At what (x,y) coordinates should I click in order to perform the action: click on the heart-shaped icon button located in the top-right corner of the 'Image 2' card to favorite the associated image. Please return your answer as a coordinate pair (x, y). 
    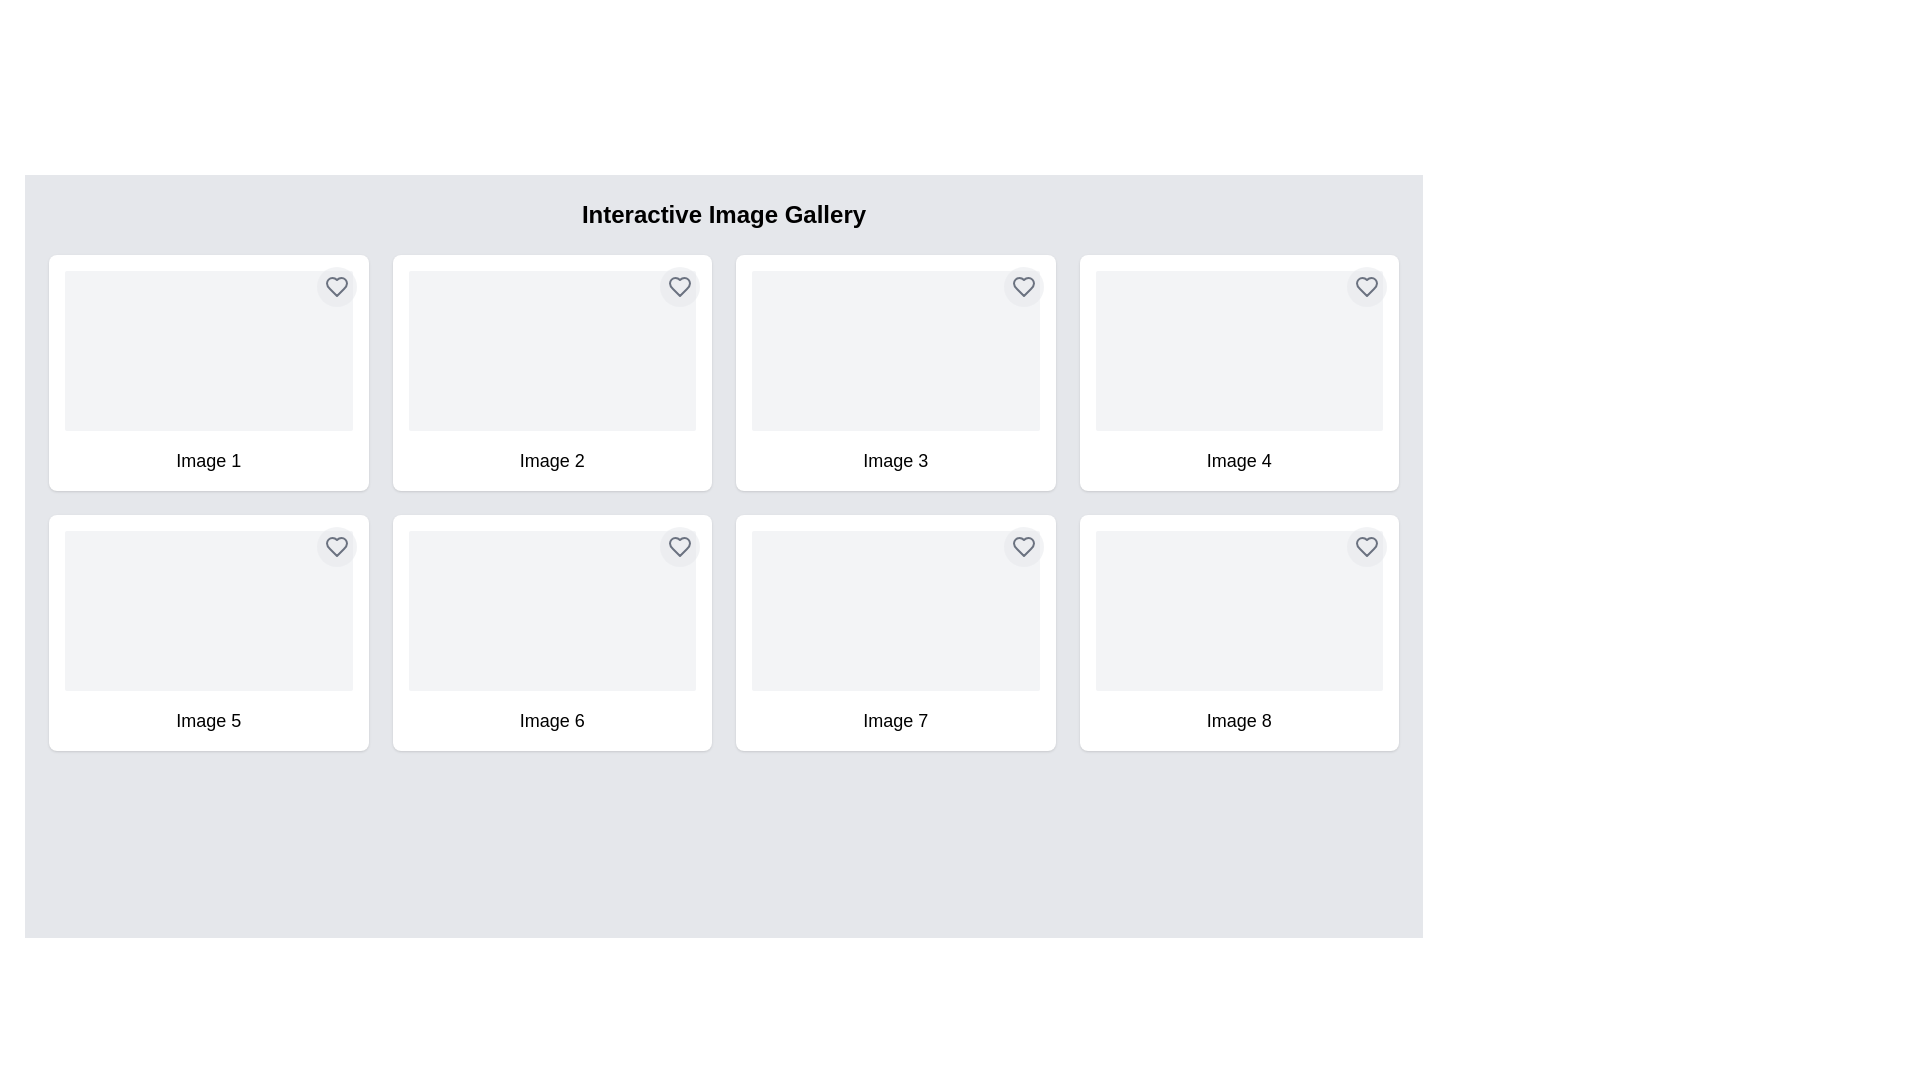
    Looking at the image, I should click on (680, 286).